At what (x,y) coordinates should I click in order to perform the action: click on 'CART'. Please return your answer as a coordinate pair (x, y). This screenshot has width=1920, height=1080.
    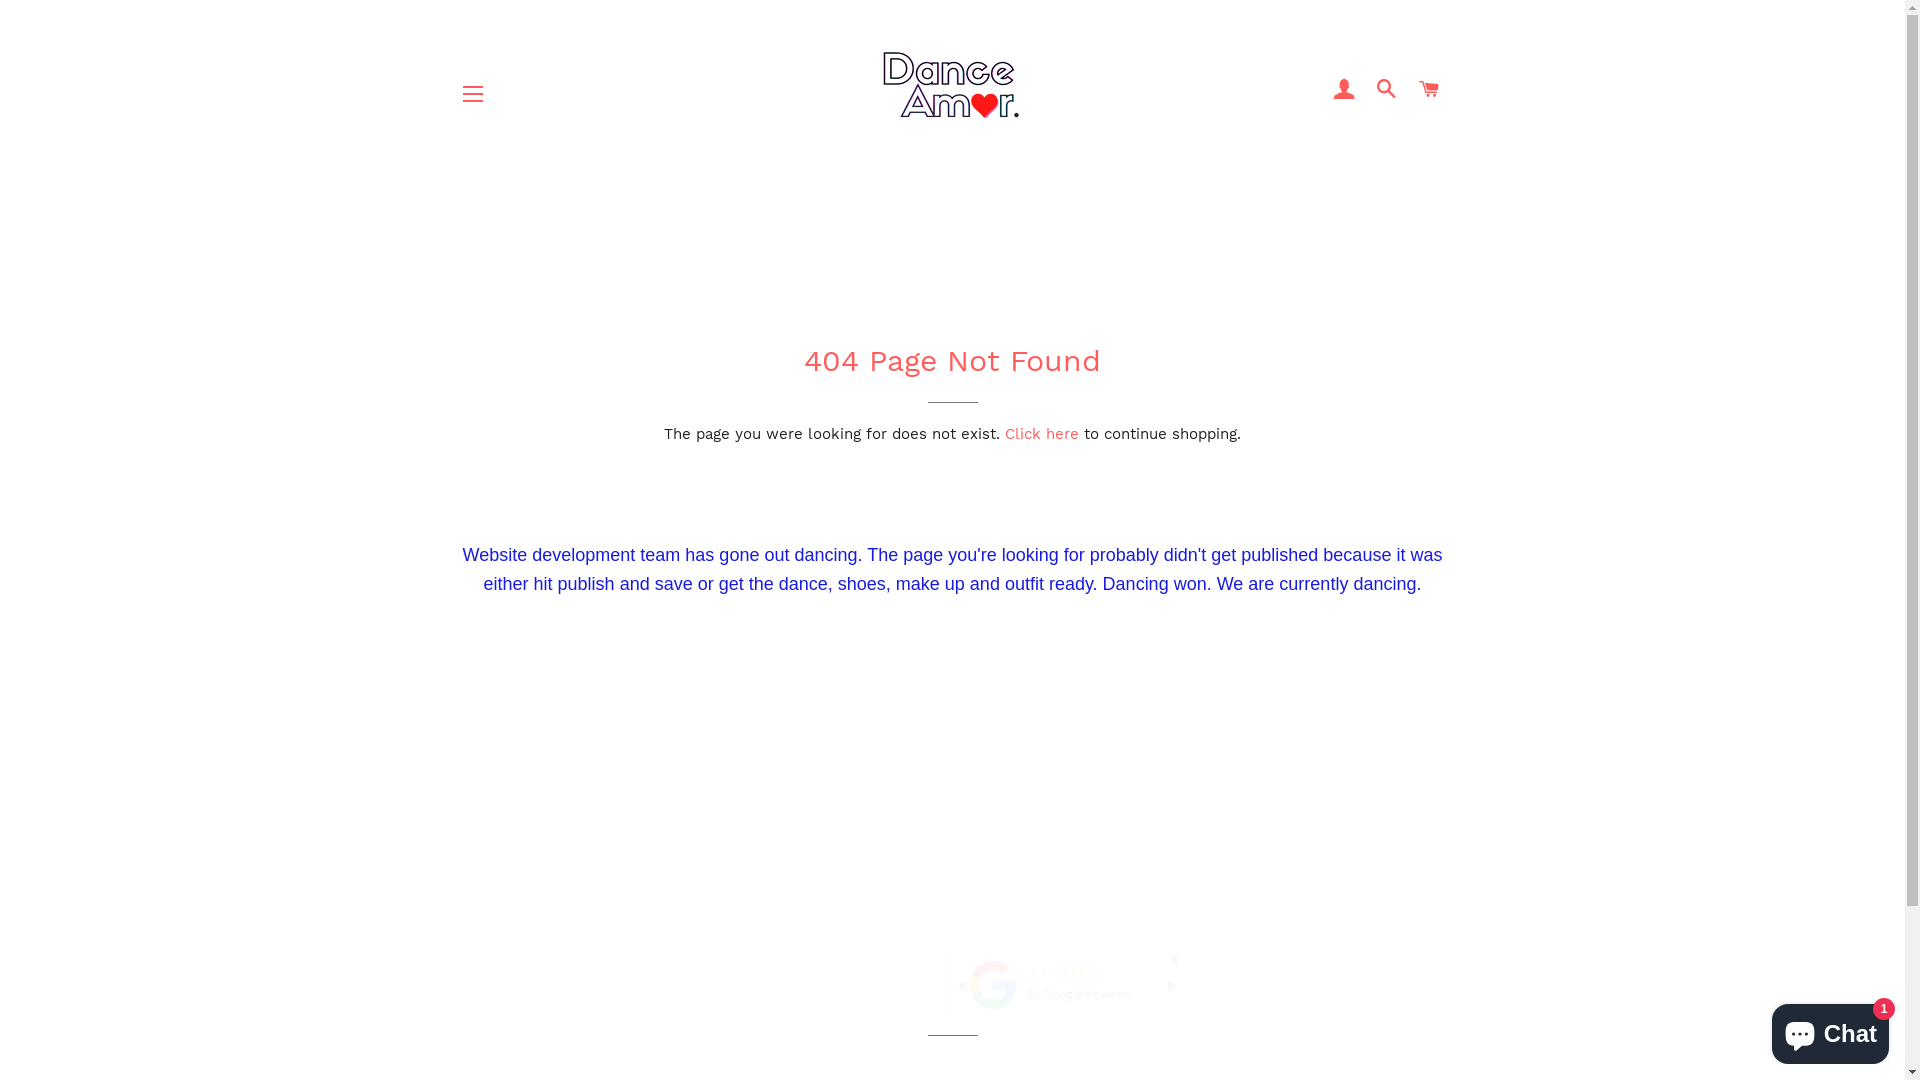
    Looking at the image, I should click on (1428, 88).